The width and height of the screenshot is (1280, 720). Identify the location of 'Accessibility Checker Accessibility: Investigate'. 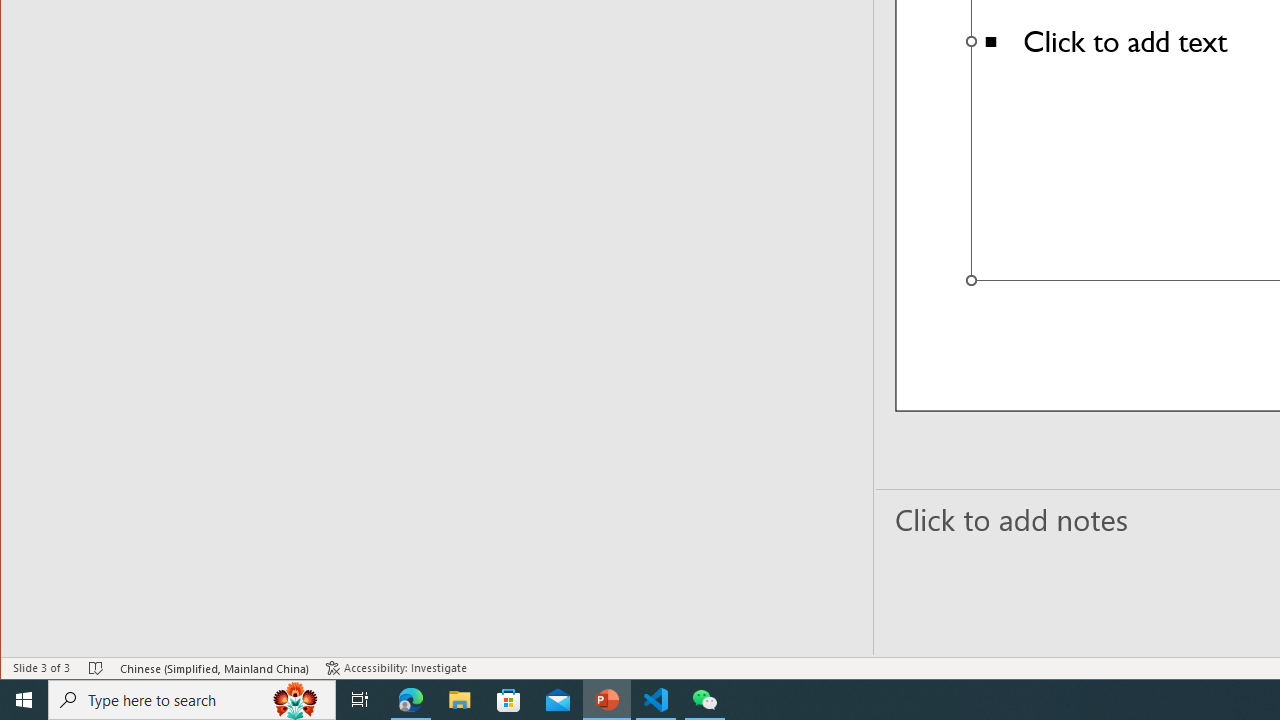
(396, 668).